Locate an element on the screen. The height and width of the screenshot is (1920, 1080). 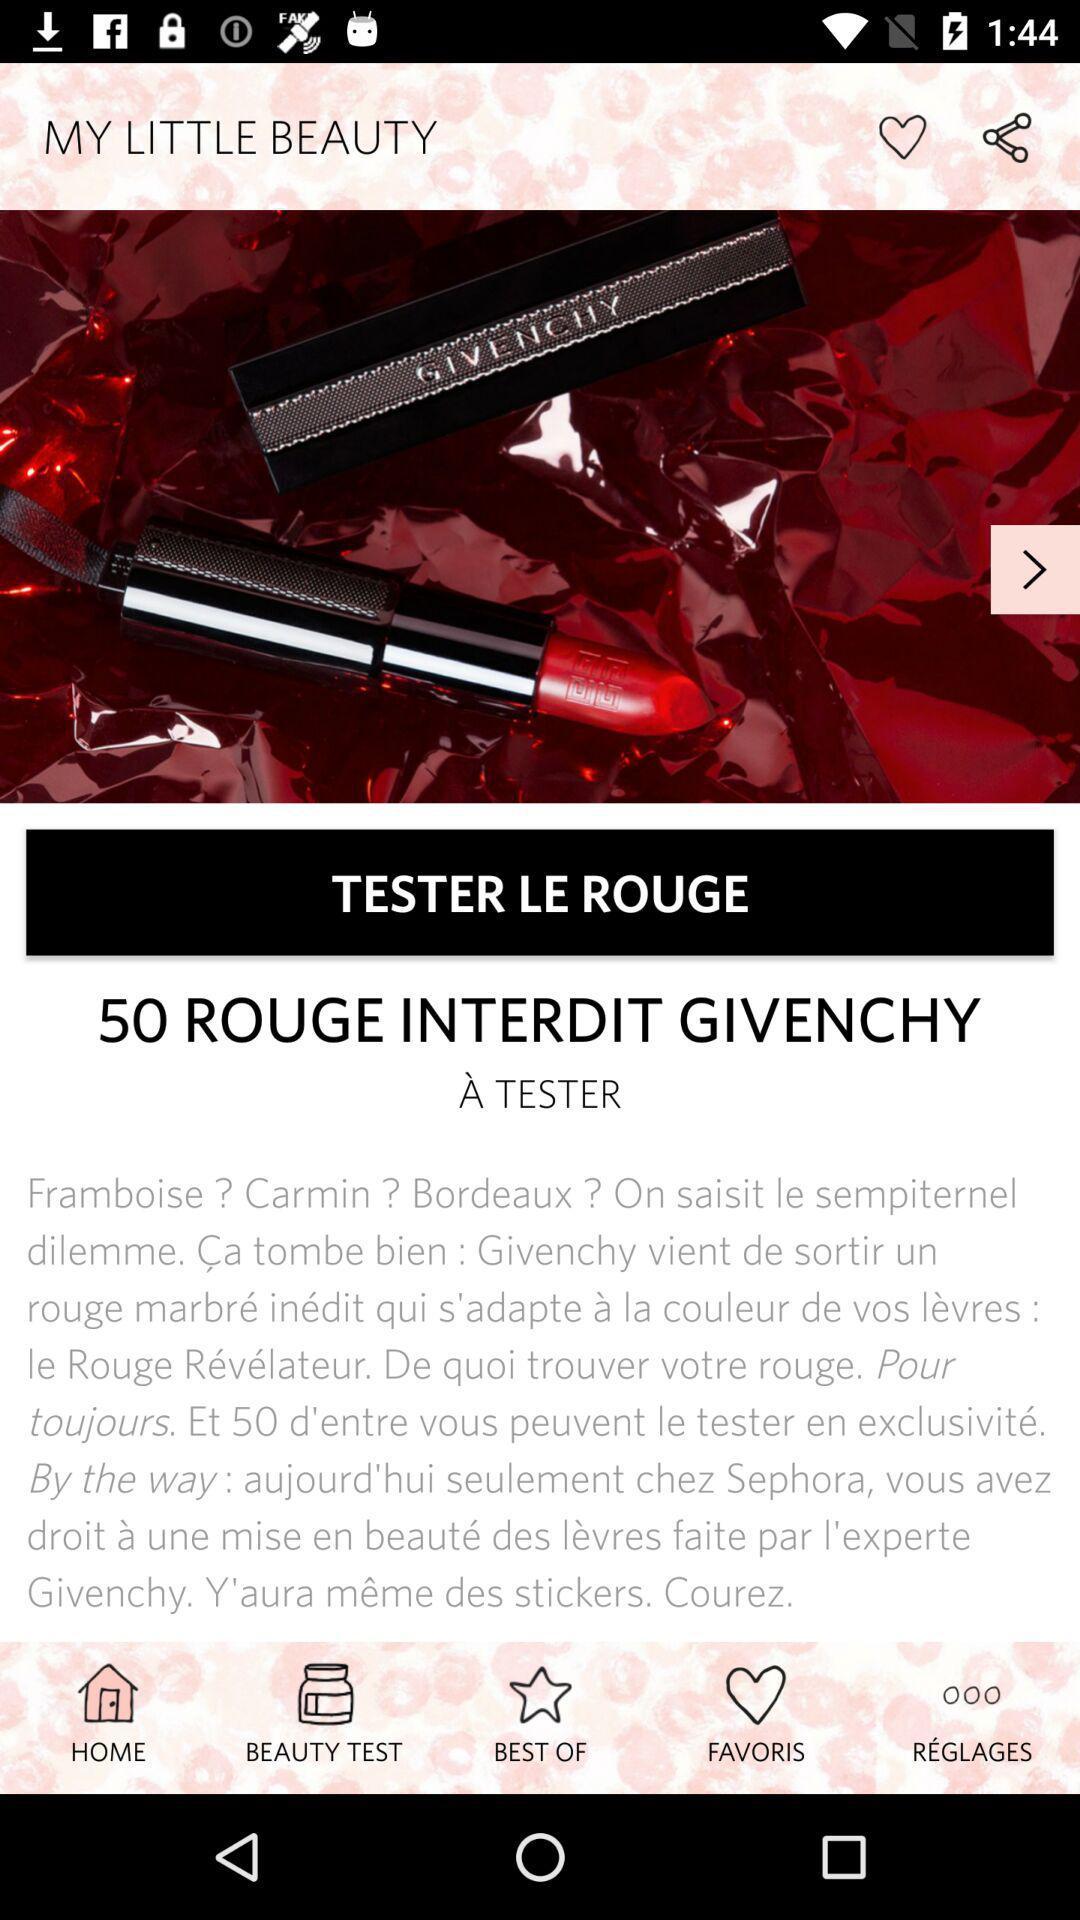
my little beauty is located at coordinates (540, 506).